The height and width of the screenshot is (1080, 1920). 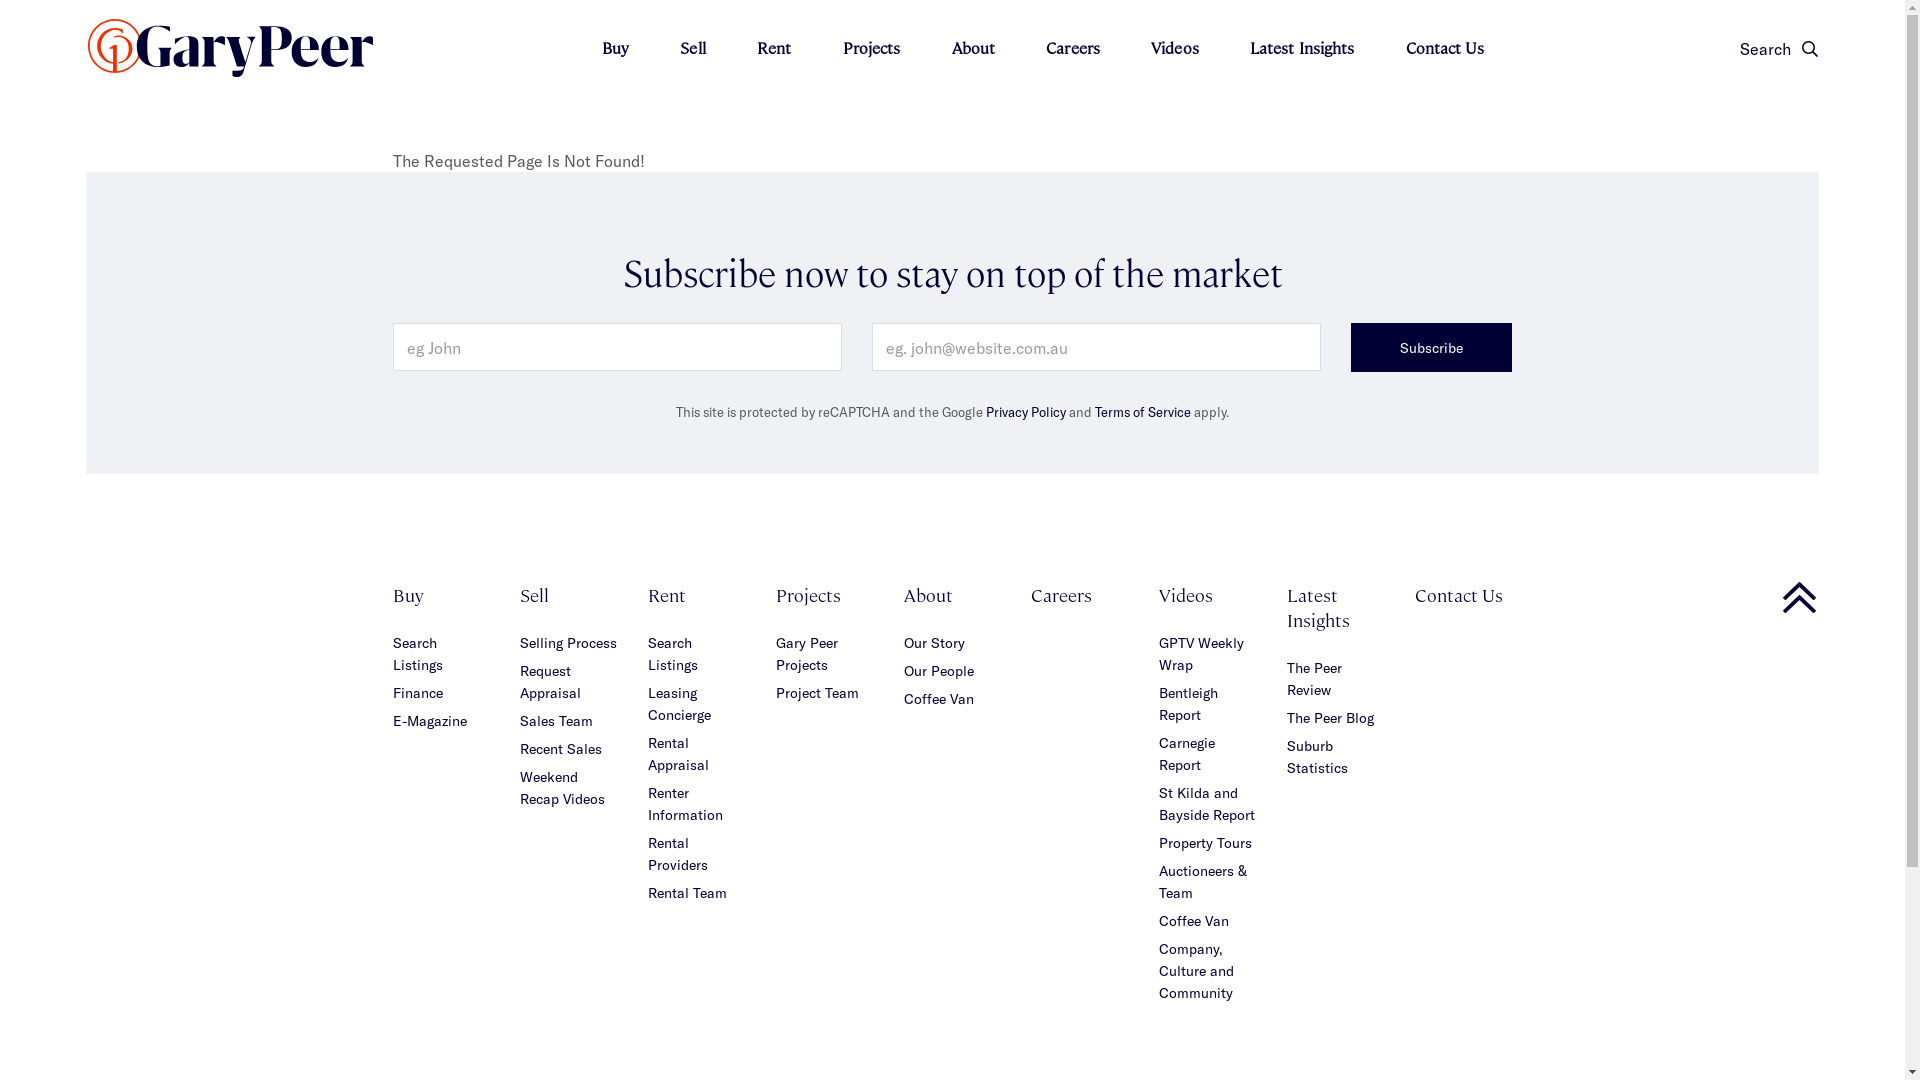 What do you see at coordinates (556, 720) in the screenshot?
I see `'Sales Team'` at bounding box center [556, 720].